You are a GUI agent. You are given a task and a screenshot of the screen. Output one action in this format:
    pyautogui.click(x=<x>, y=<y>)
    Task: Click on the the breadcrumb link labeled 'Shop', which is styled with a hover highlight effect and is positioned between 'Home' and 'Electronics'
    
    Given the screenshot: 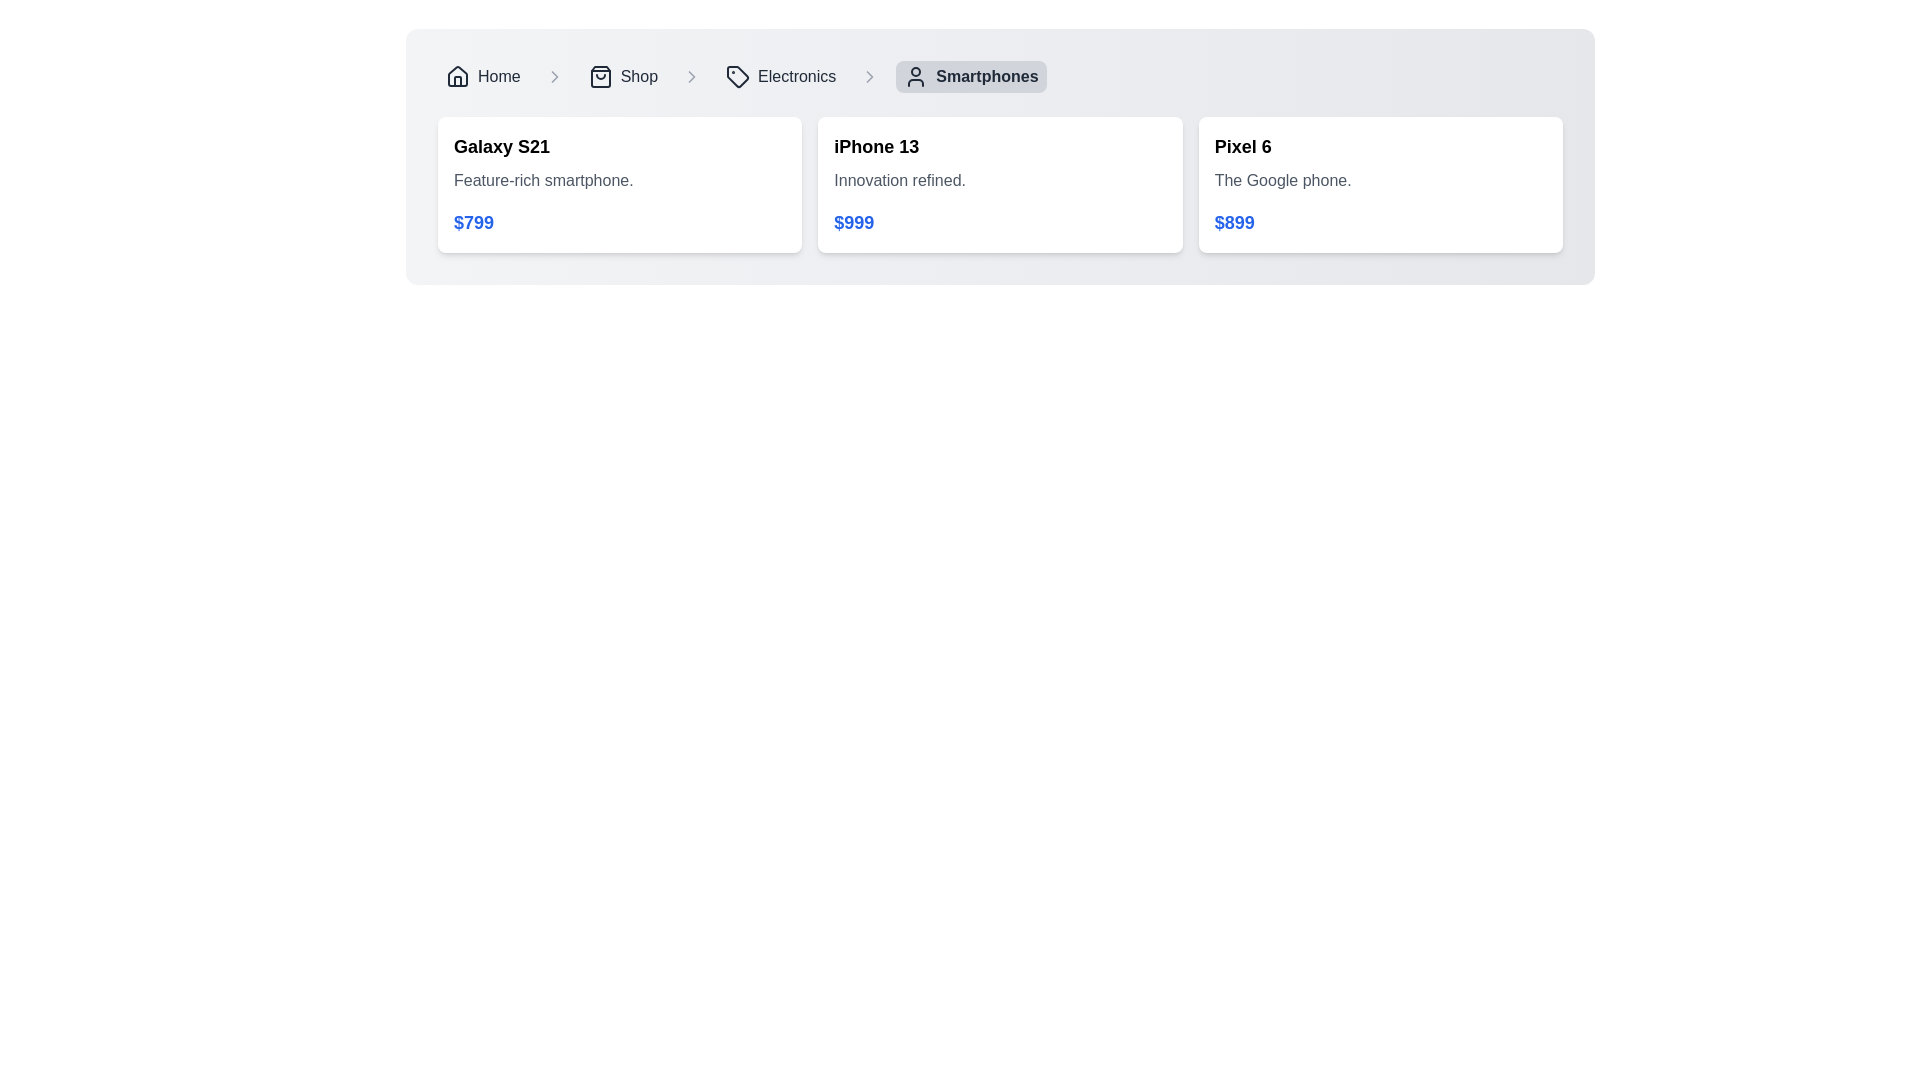 What is the action you would take?
    pyautogui.click(x=622, y=76)
    